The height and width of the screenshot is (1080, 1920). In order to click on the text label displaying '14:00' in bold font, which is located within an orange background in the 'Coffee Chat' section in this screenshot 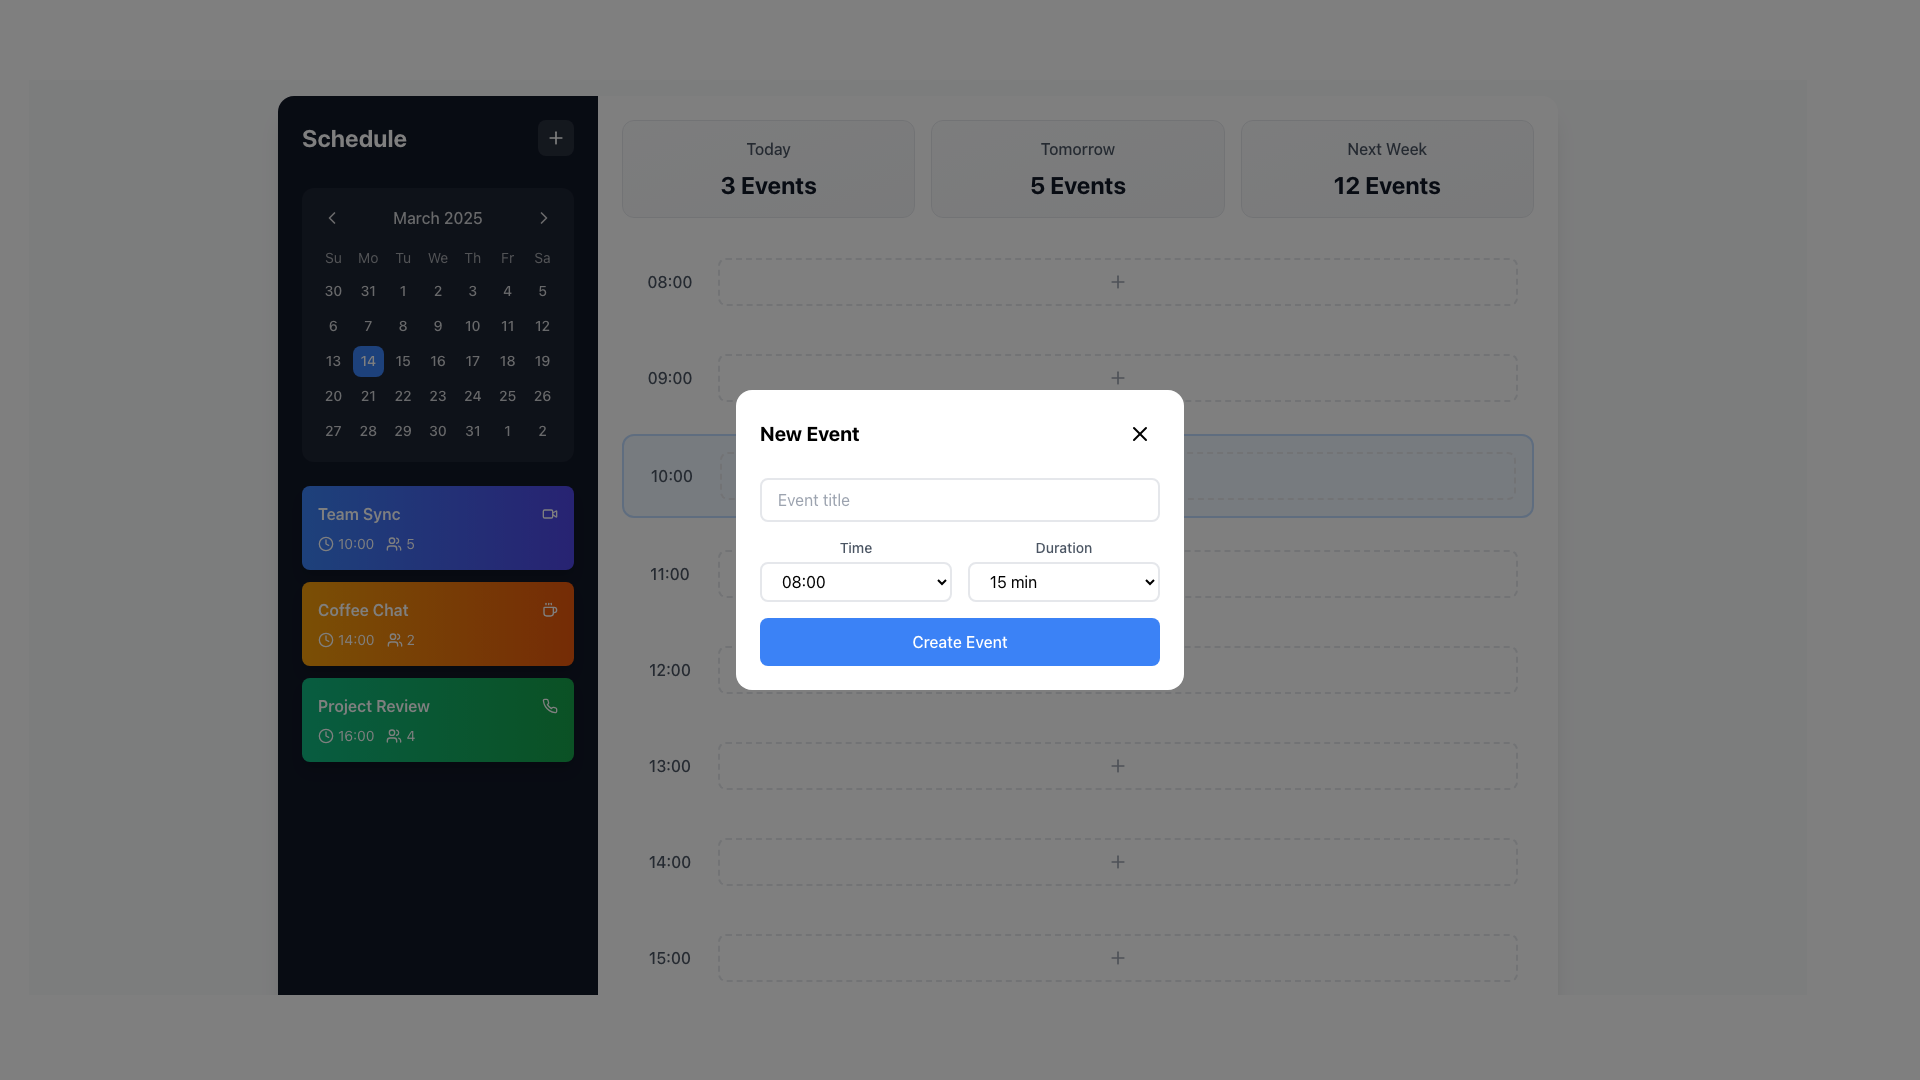, I will do `click(356, 640)`.